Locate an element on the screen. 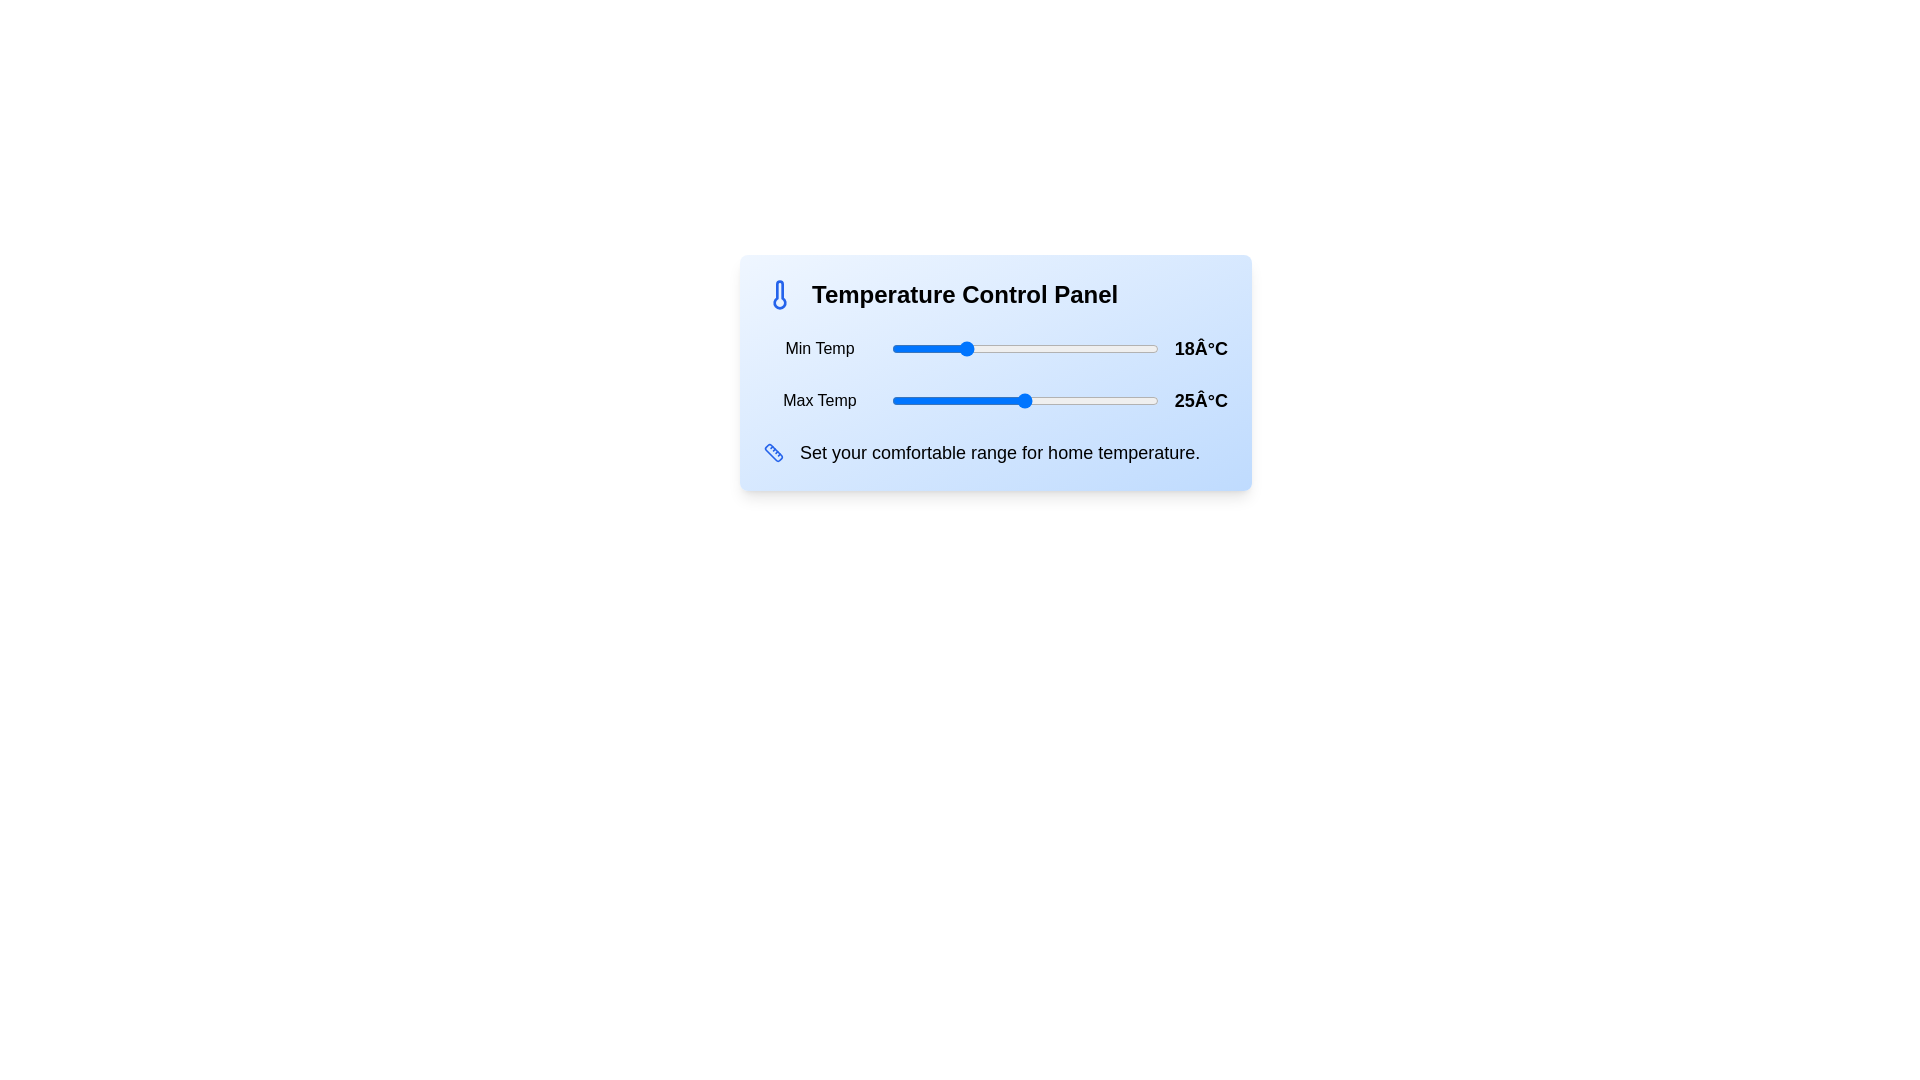 This screenshot has width=1920, height=1080. the maximum temperature slider to 18°C is located at coordinates (962, 401).